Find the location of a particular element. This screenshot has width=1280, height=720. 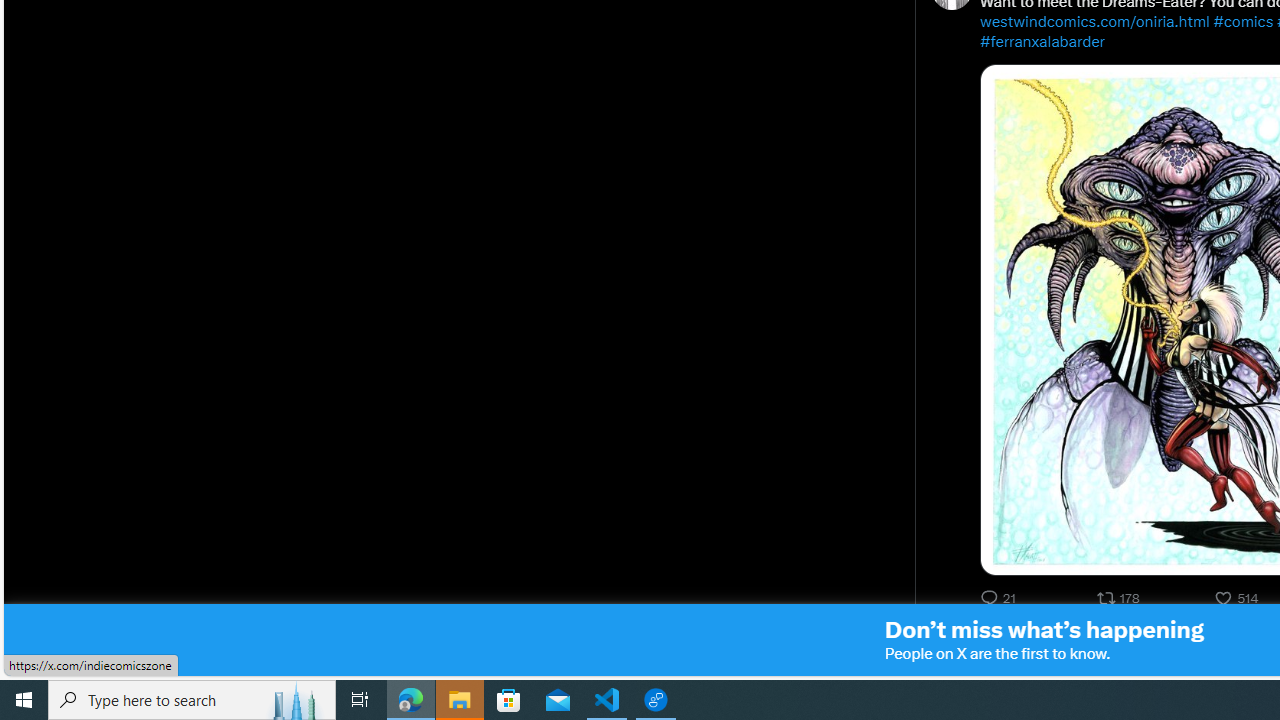

'#ferranxalabarder' is located at coordinates (1041, 42).